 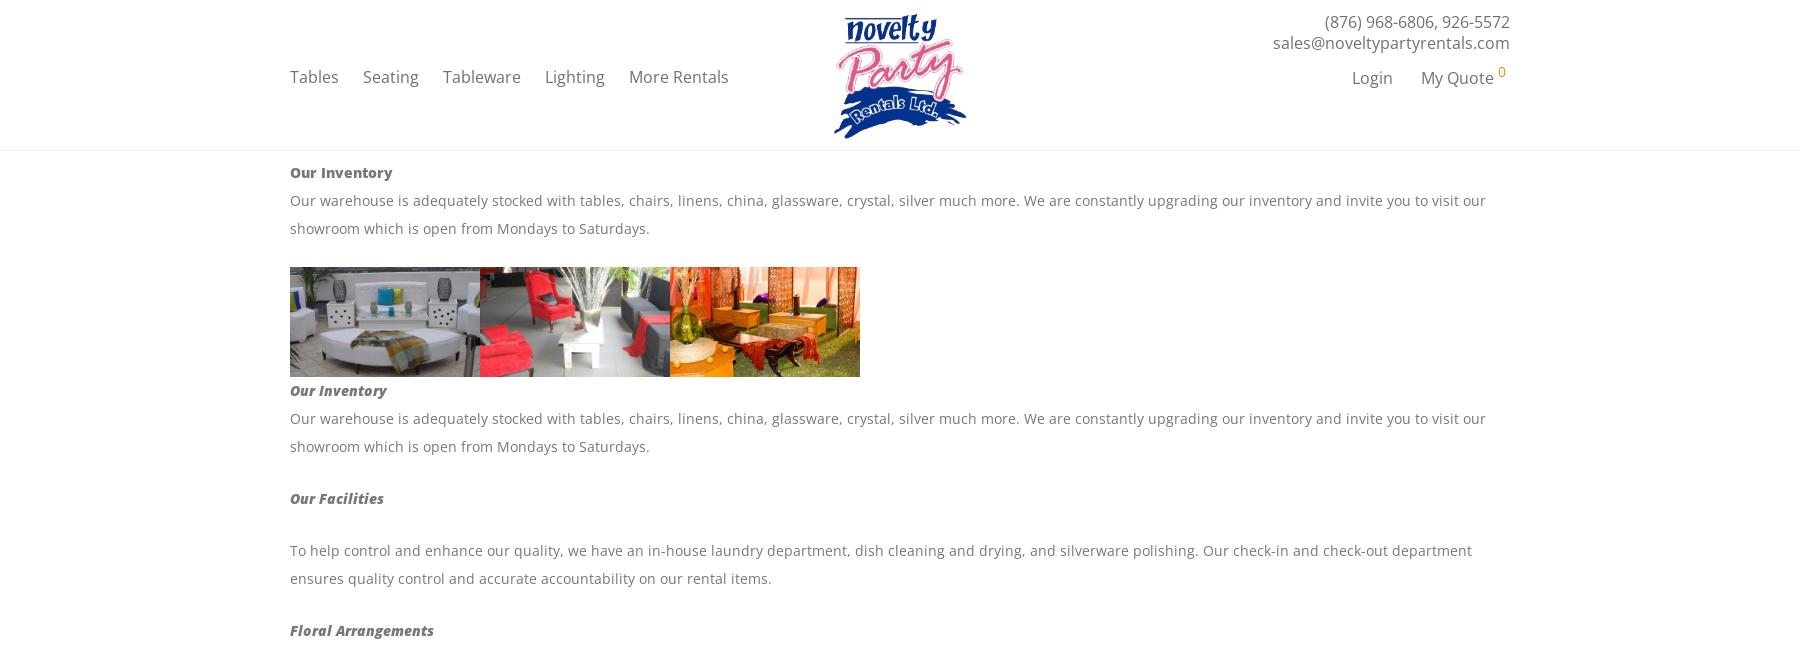 What do you see at coordinates (1437, 26) in the screenshot?
I see `','` at bounding box center [1437, 26].